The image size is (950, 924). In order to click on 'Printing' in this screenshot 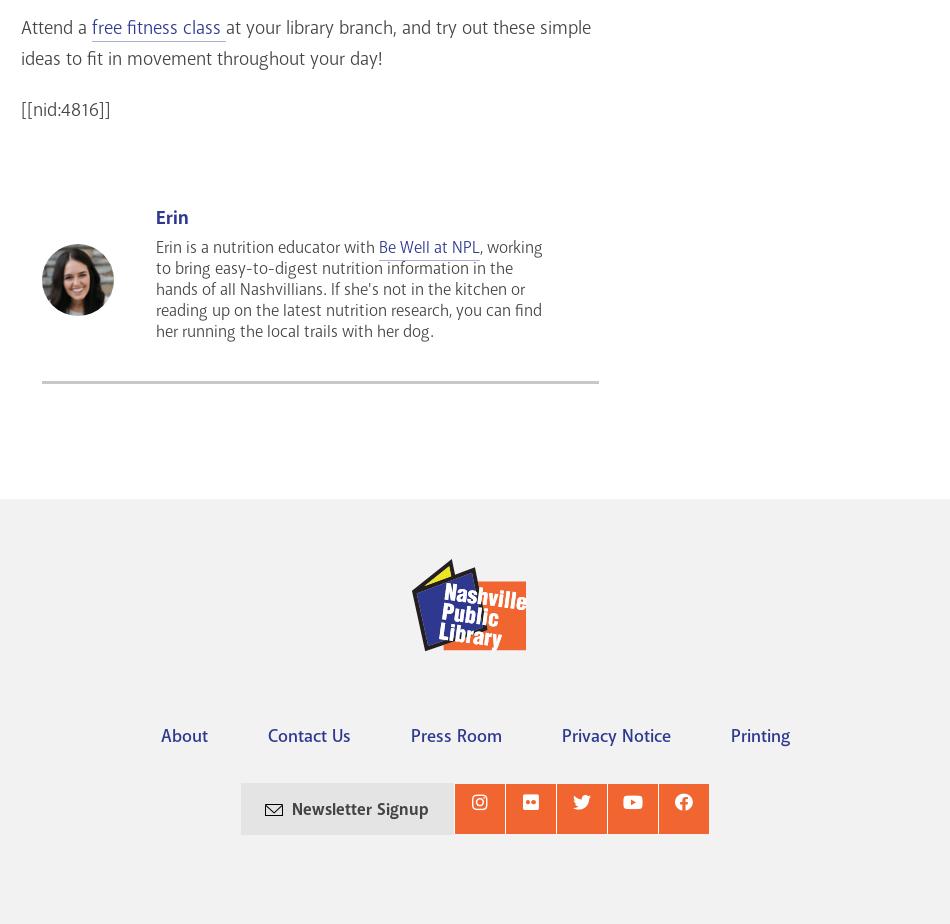, I will do `click(758, 735)`.